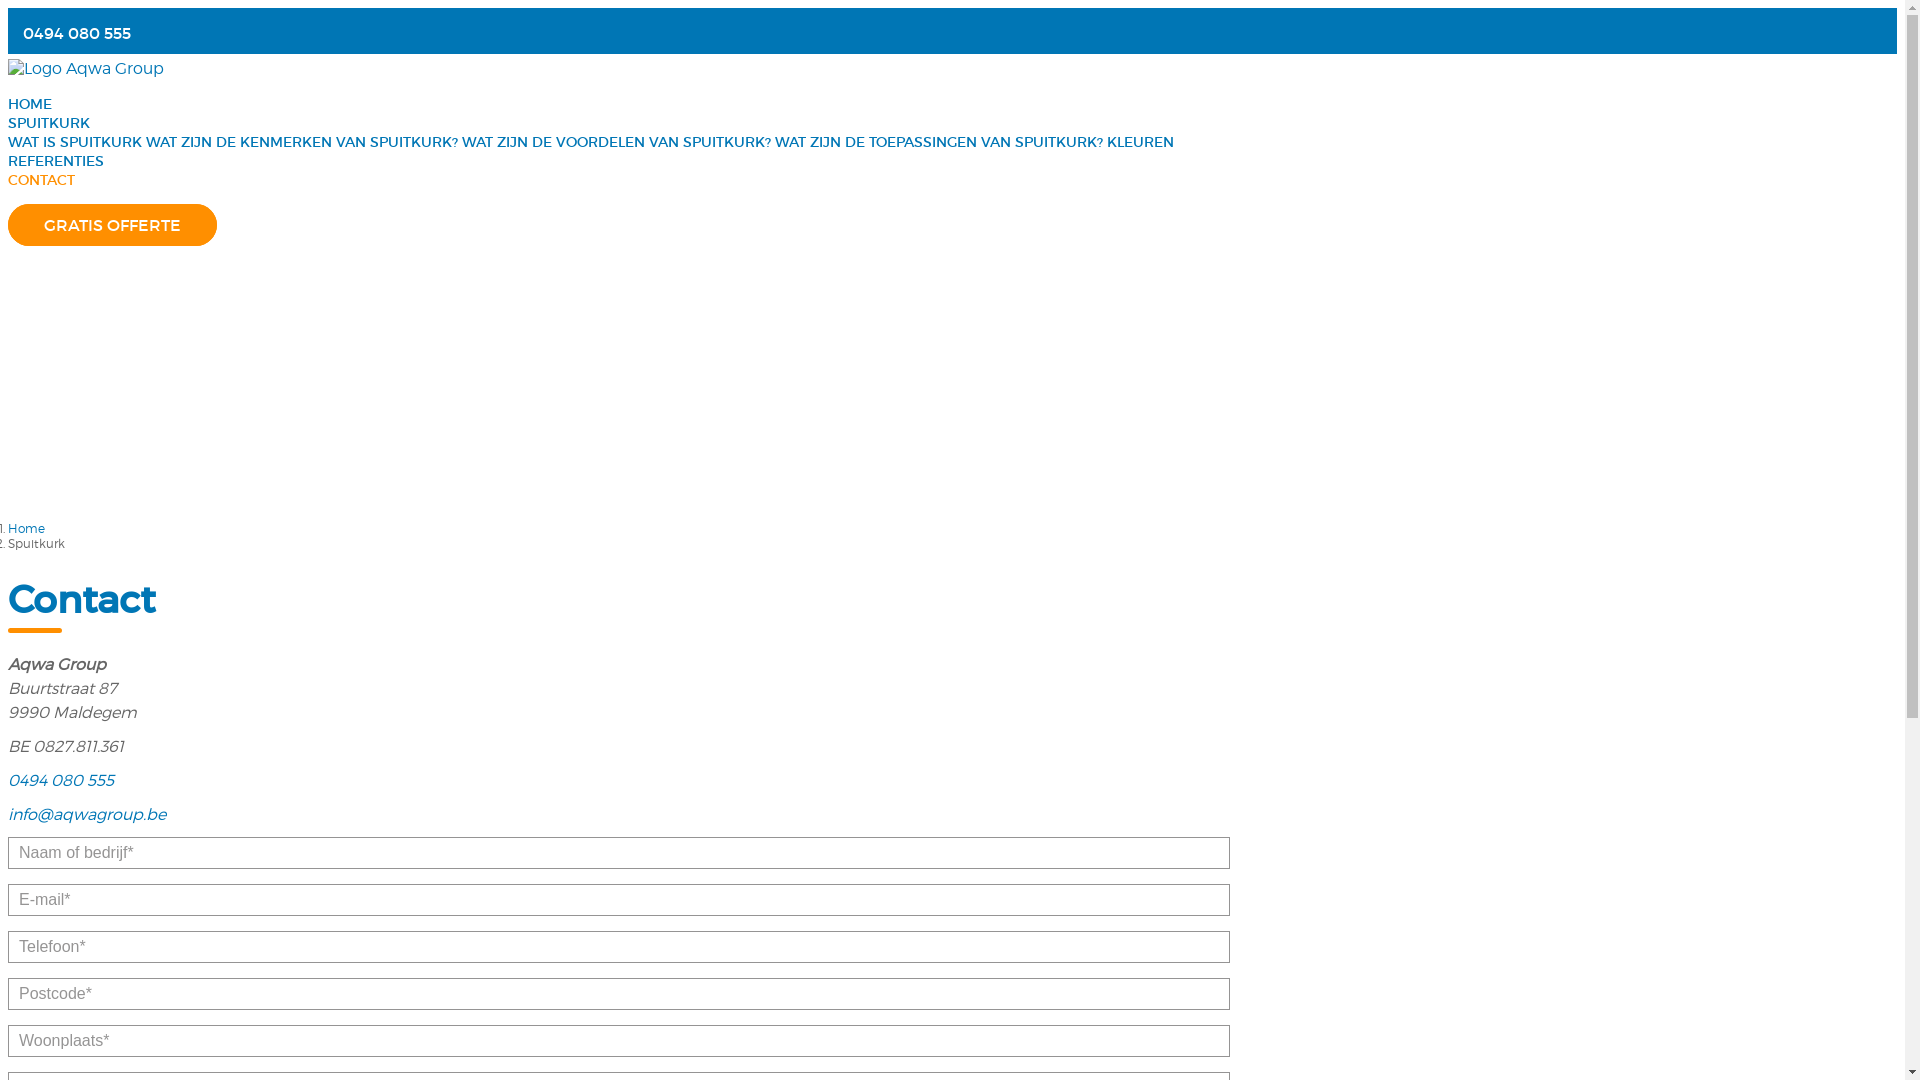 Image resolution: width=1920 pixels, height=1080 pixels. What do you see at coordinates (618, 898) in the screenshot?
I see `'Tik een geldig emailadres in aub.'` at bounding box center [618, 898].